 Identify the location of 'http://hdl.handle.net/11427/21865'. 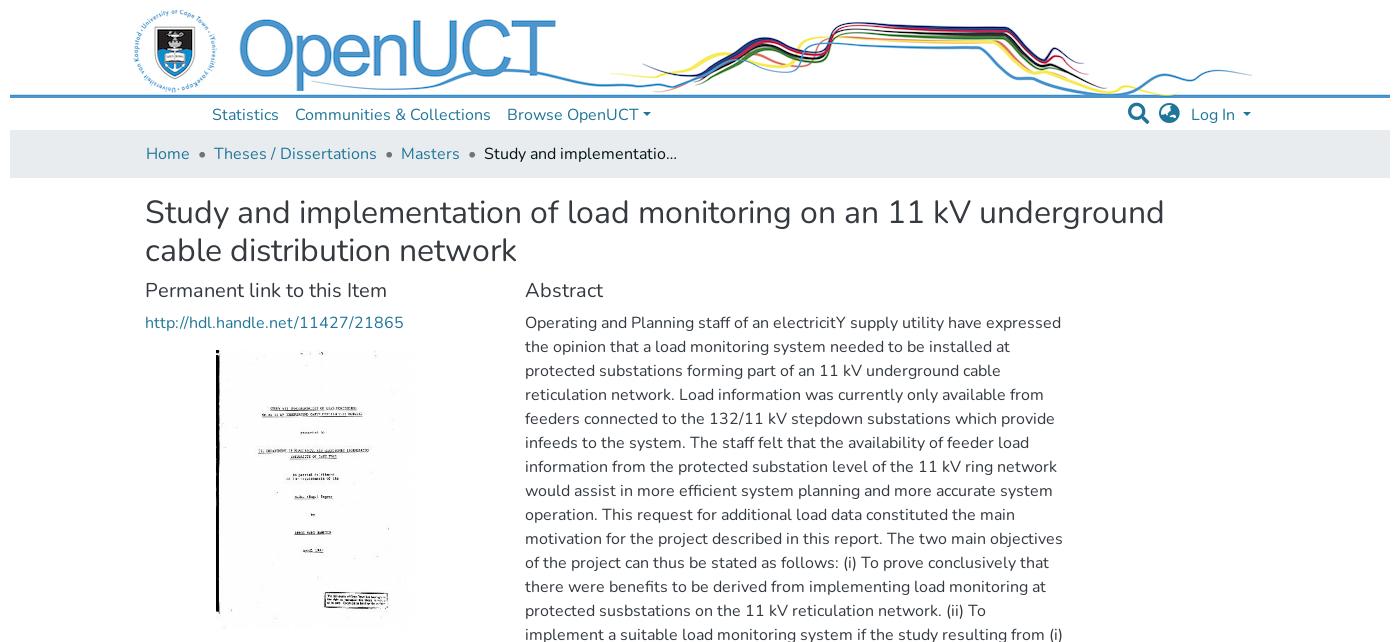
(274, 322).